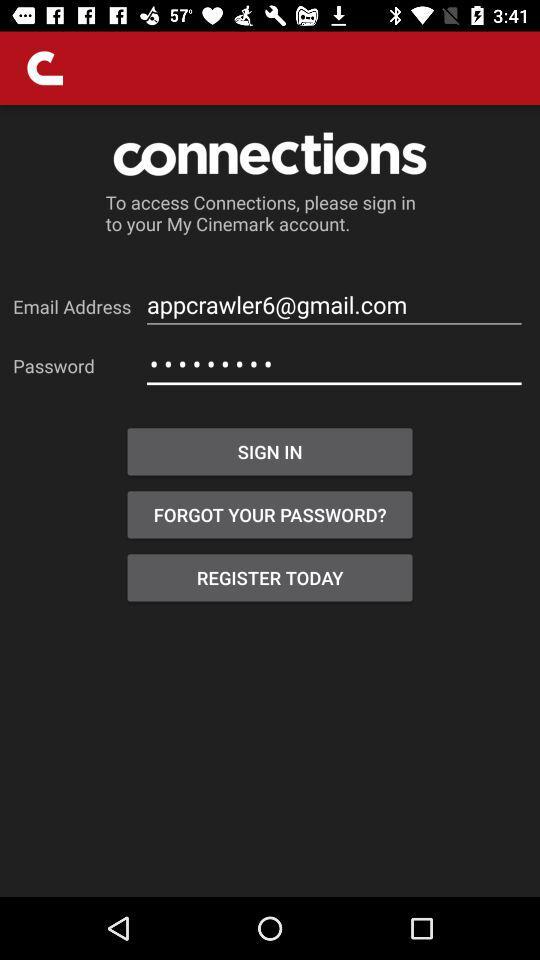 This screenshot has width=540, height=960. What do you see at coordinates (270, 513) in the screenshot?
I see `item below the sign in` at bounding box center [270, 513].